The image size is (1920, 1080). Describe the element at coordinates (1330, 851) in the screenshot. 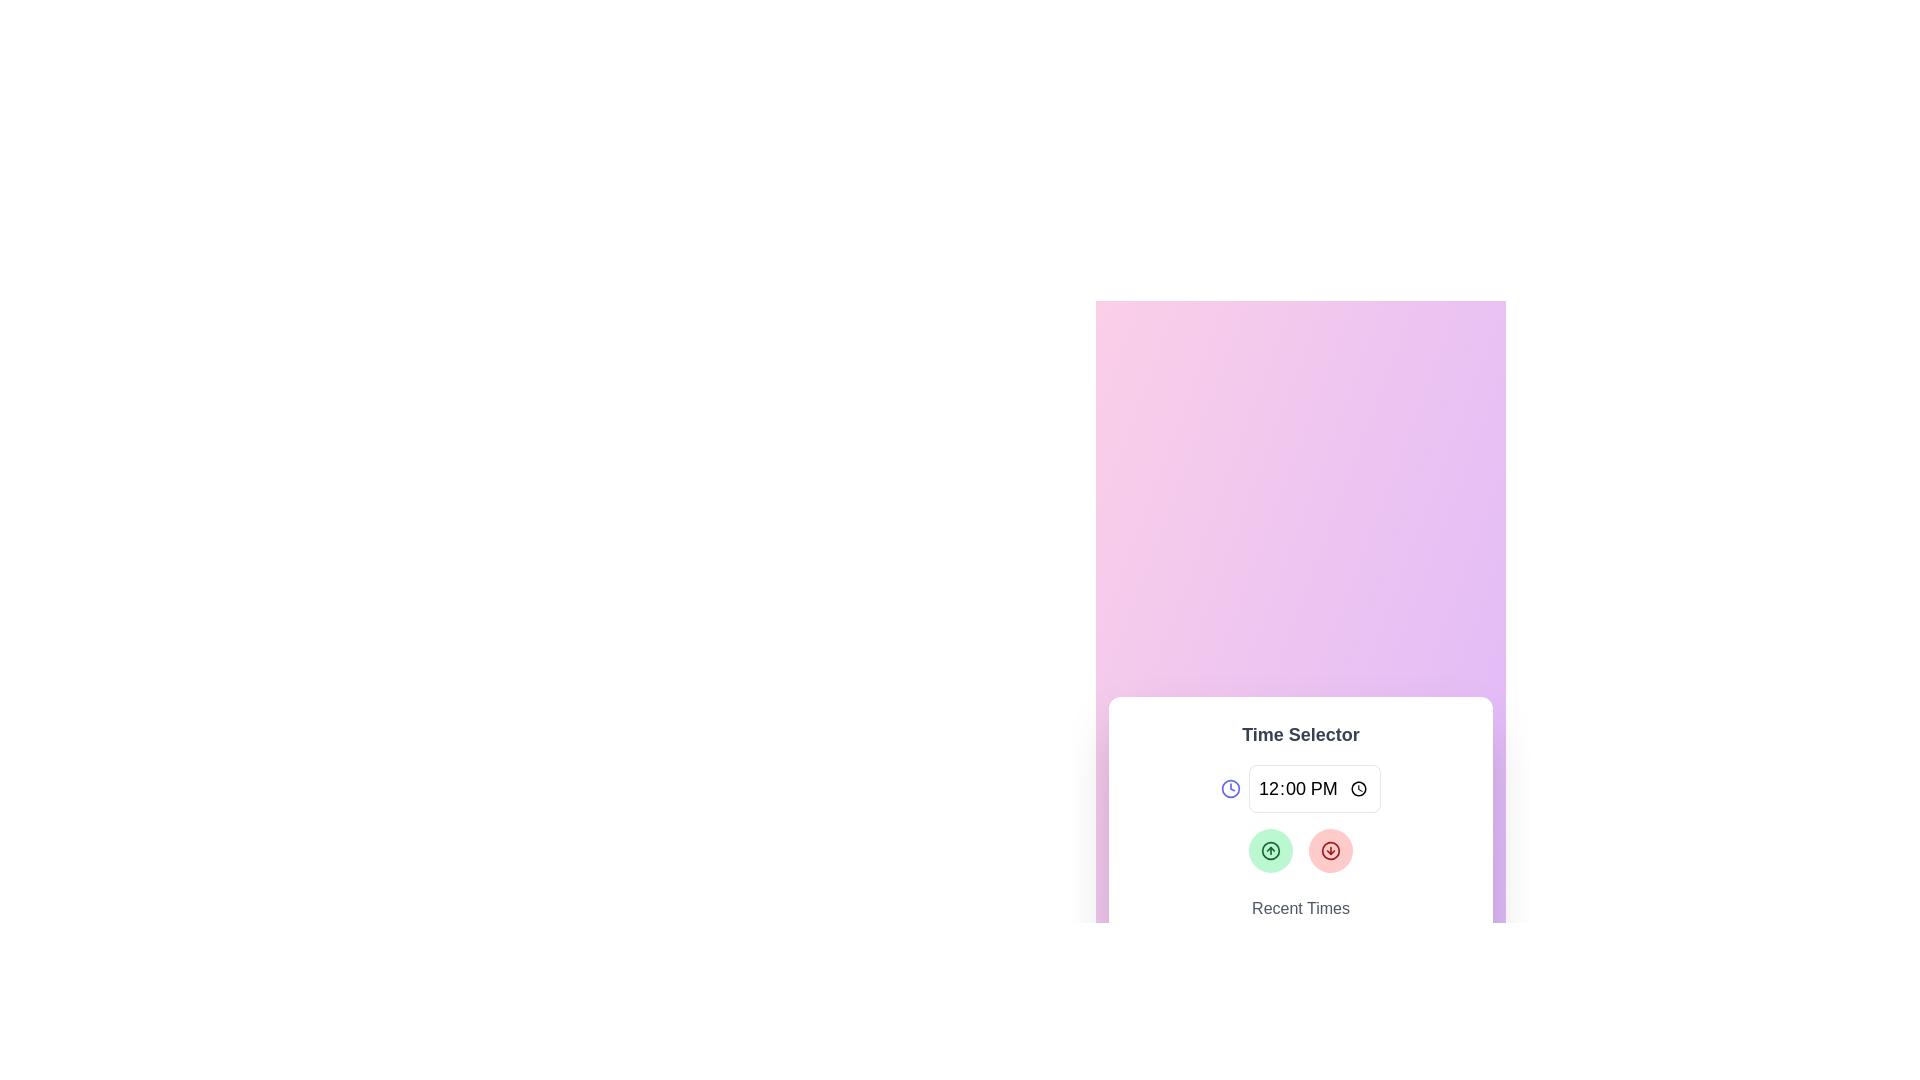

I see `the central circular part of the downward arrow icon located in the lower-right quadrant of the interface, just above the 'Recent Times' label` at that location.